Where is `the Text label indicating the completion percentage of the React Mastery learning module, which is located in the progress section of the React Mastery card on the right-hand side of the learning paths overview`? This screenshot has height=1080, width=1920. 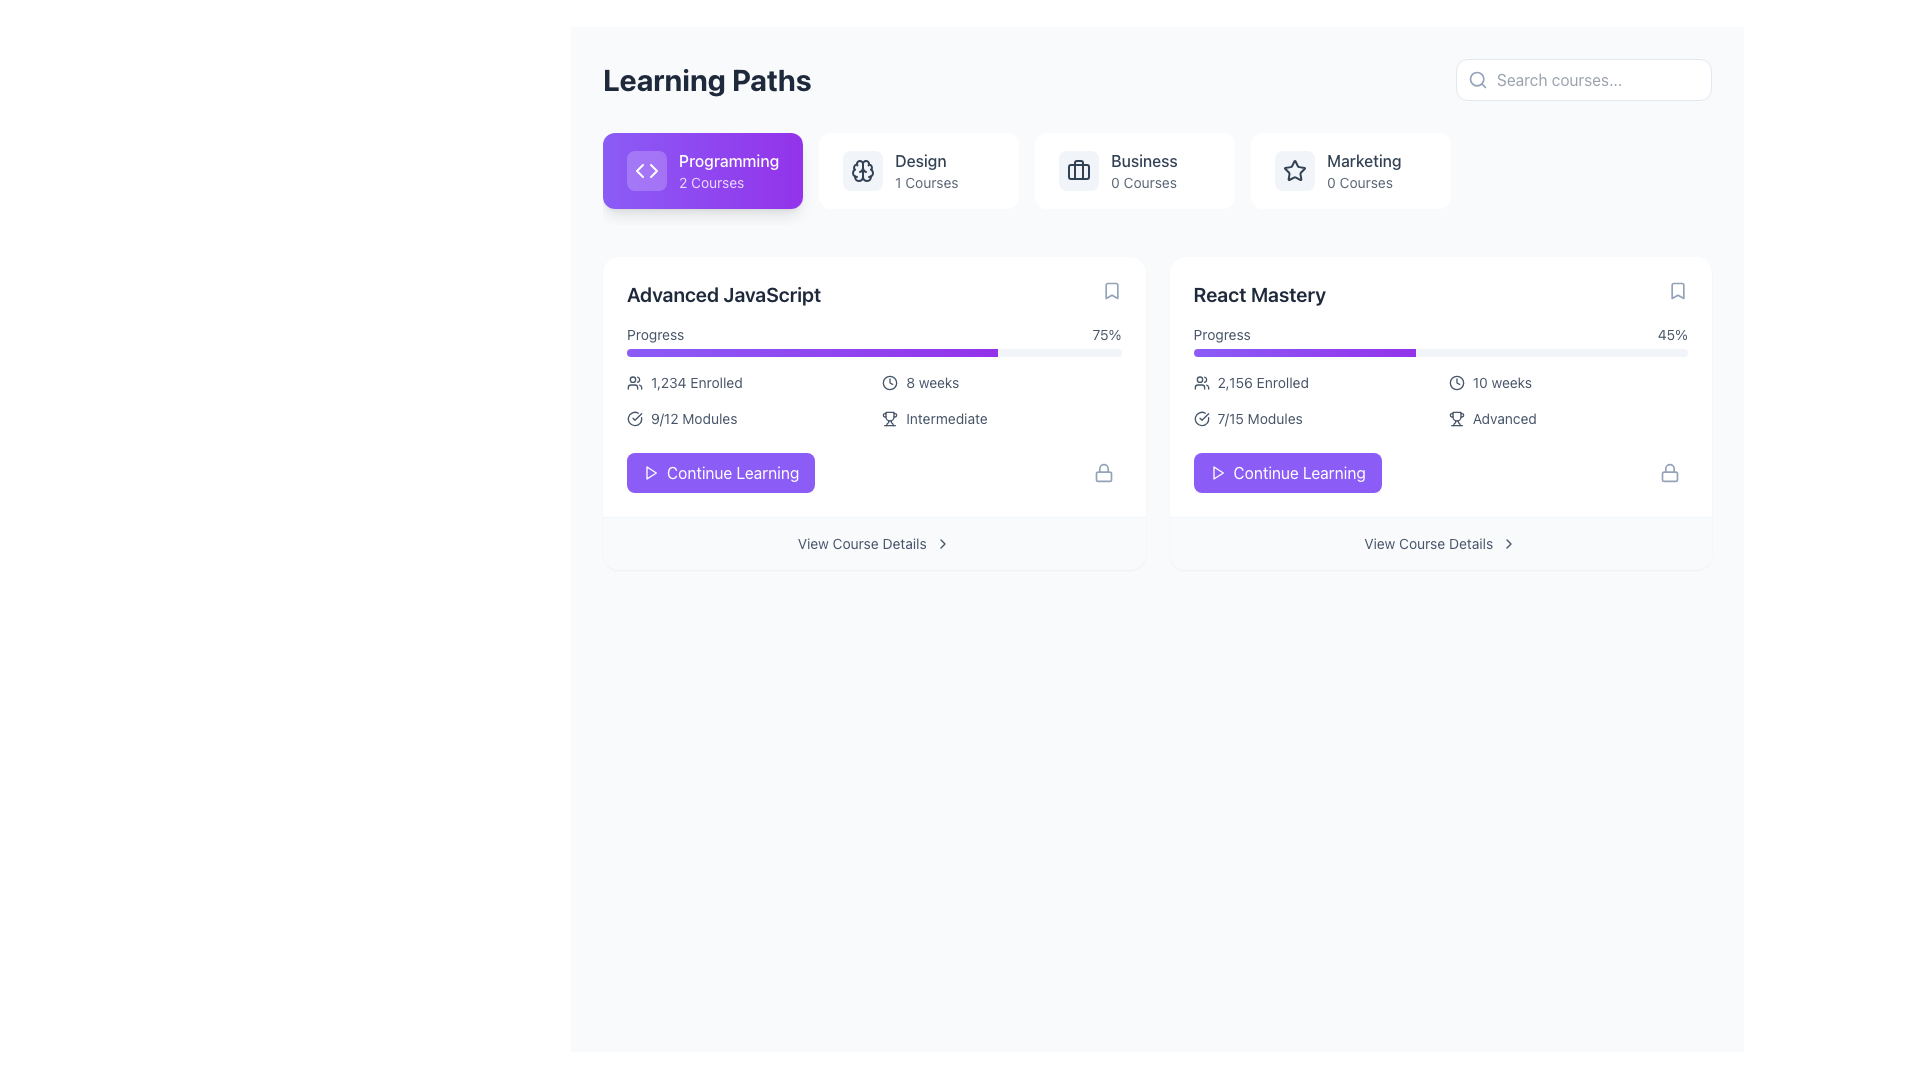
the Text label indicating the completion percentage of the React Mastery learning module, which is located in the progress section of the React Mastery card on the right-hand side of the learning paths overview is located at coordinates (1672, 334).